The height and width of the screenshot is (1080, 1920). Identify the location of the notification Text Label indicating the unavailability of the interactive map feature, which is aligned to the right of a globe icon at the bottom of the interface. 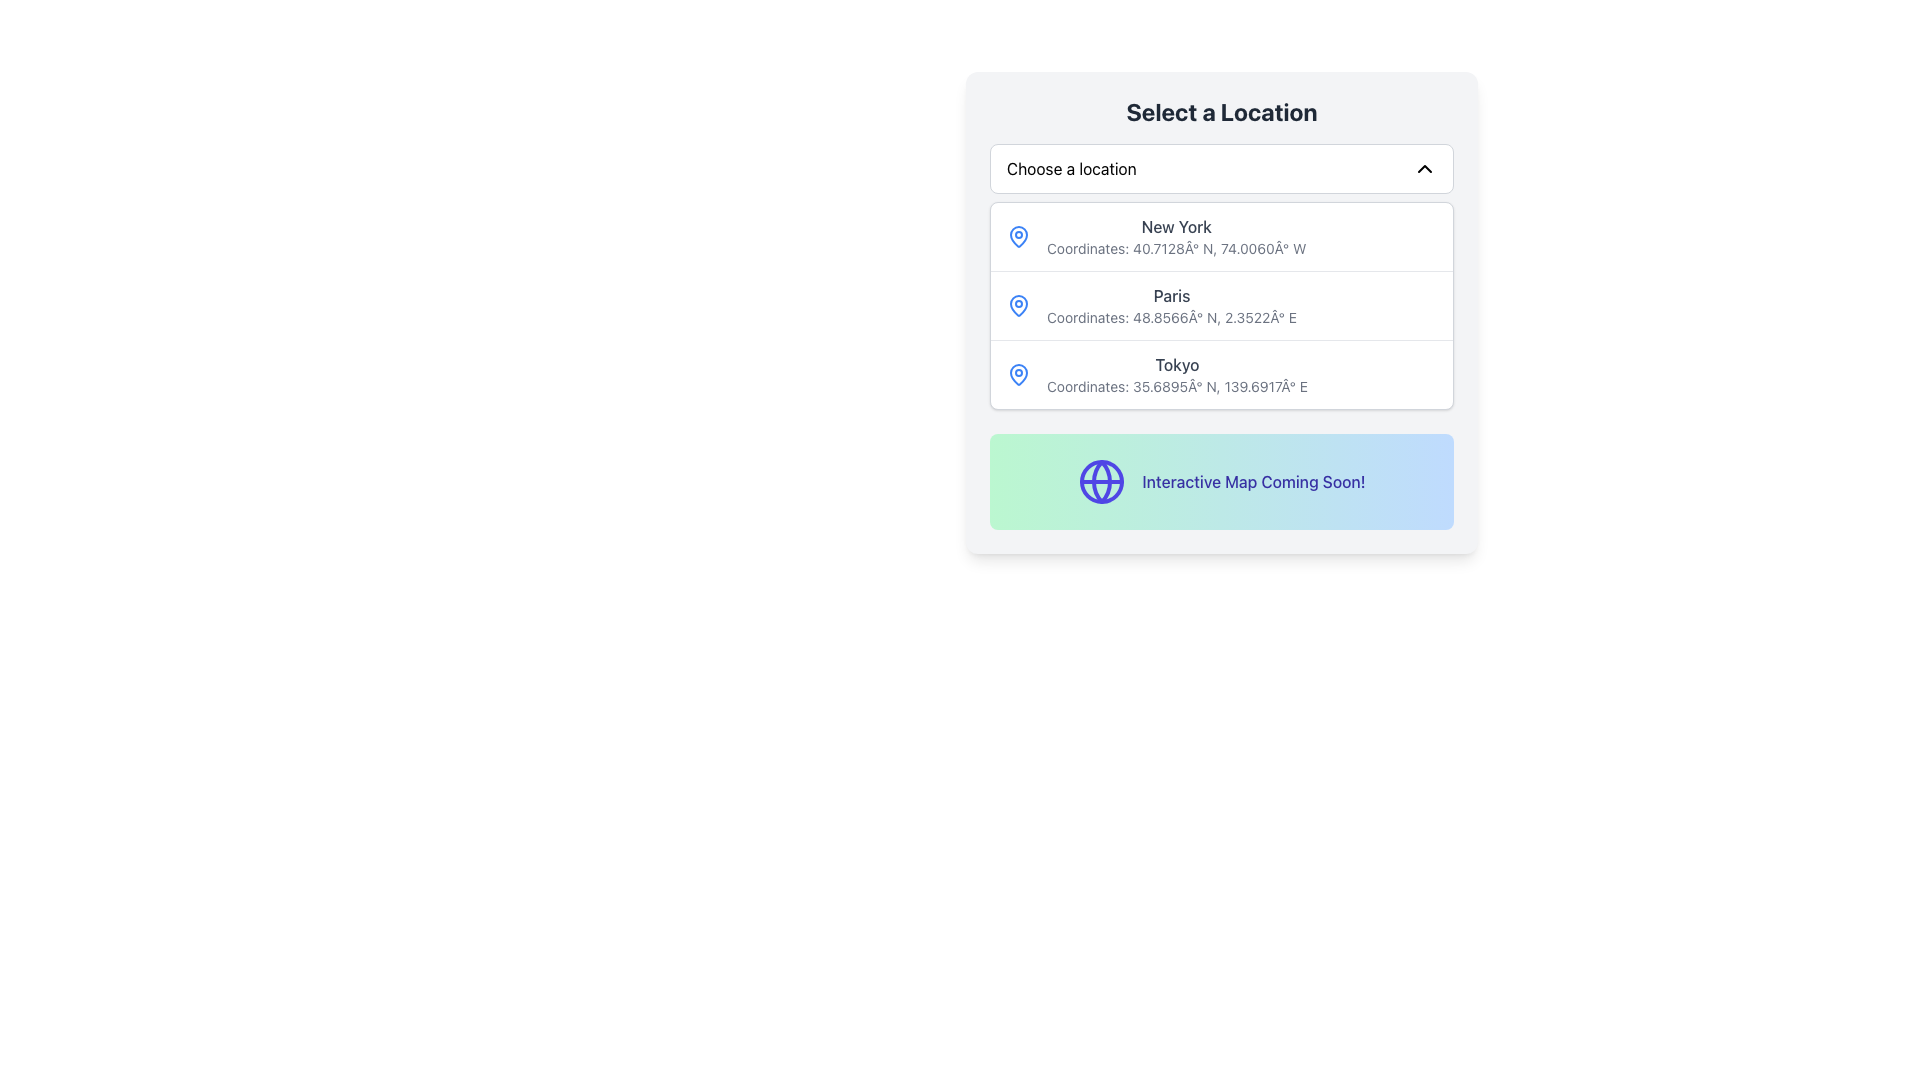
(1252, 482).